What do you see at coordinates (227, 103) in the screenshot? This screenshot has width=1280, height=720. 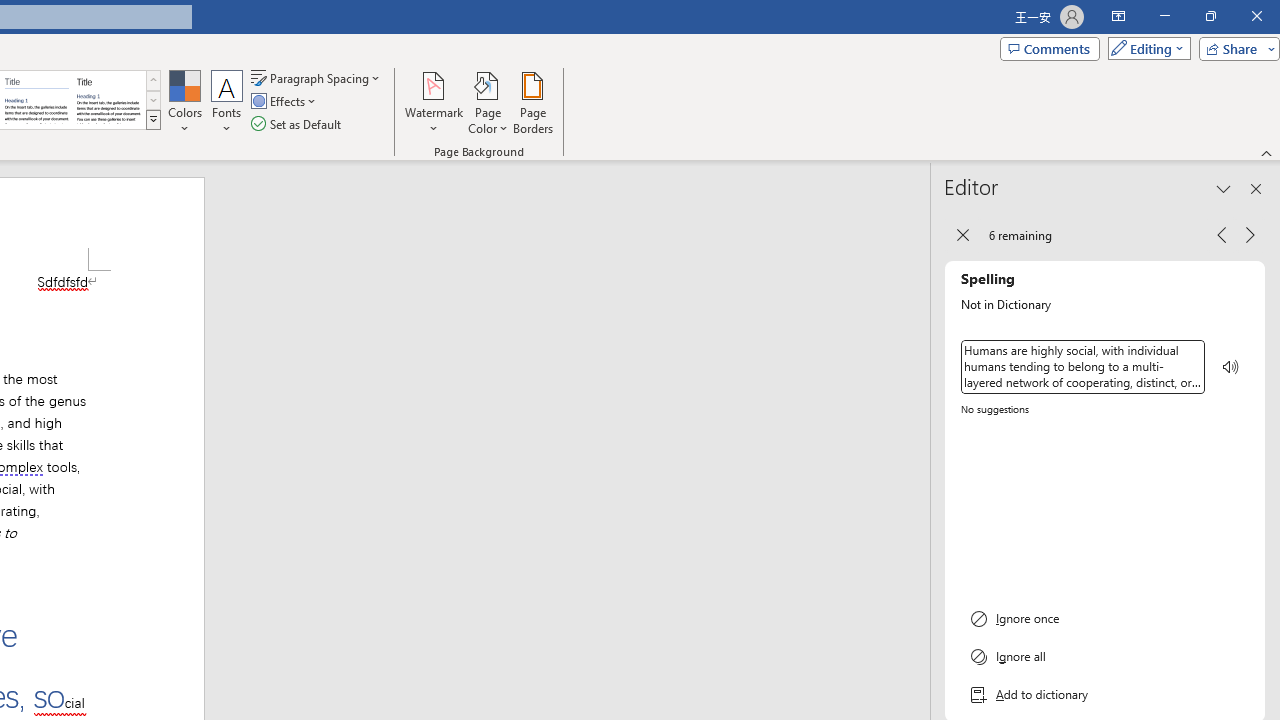 I see `'Fonts'` at bounding box center [227, 103].